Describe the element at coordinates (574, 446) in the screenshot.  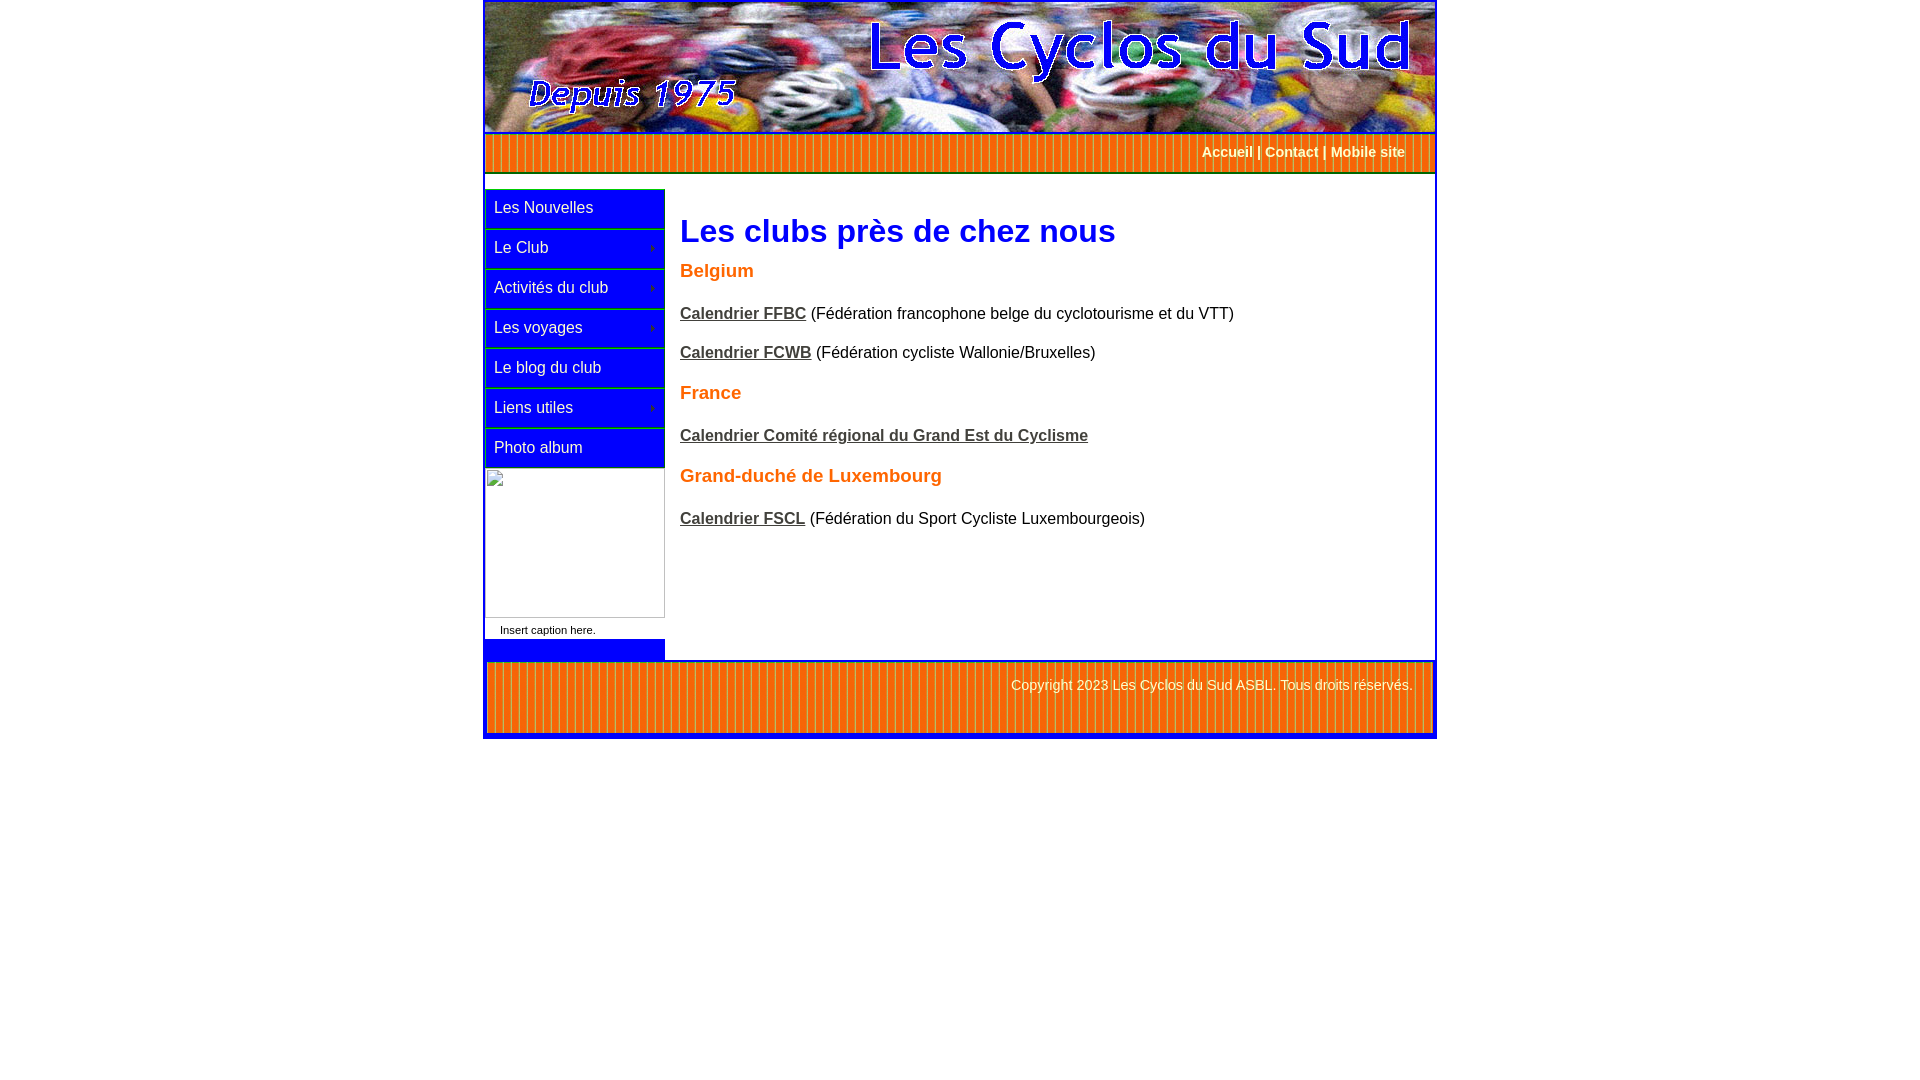
I see `'Photo album'` at that location.